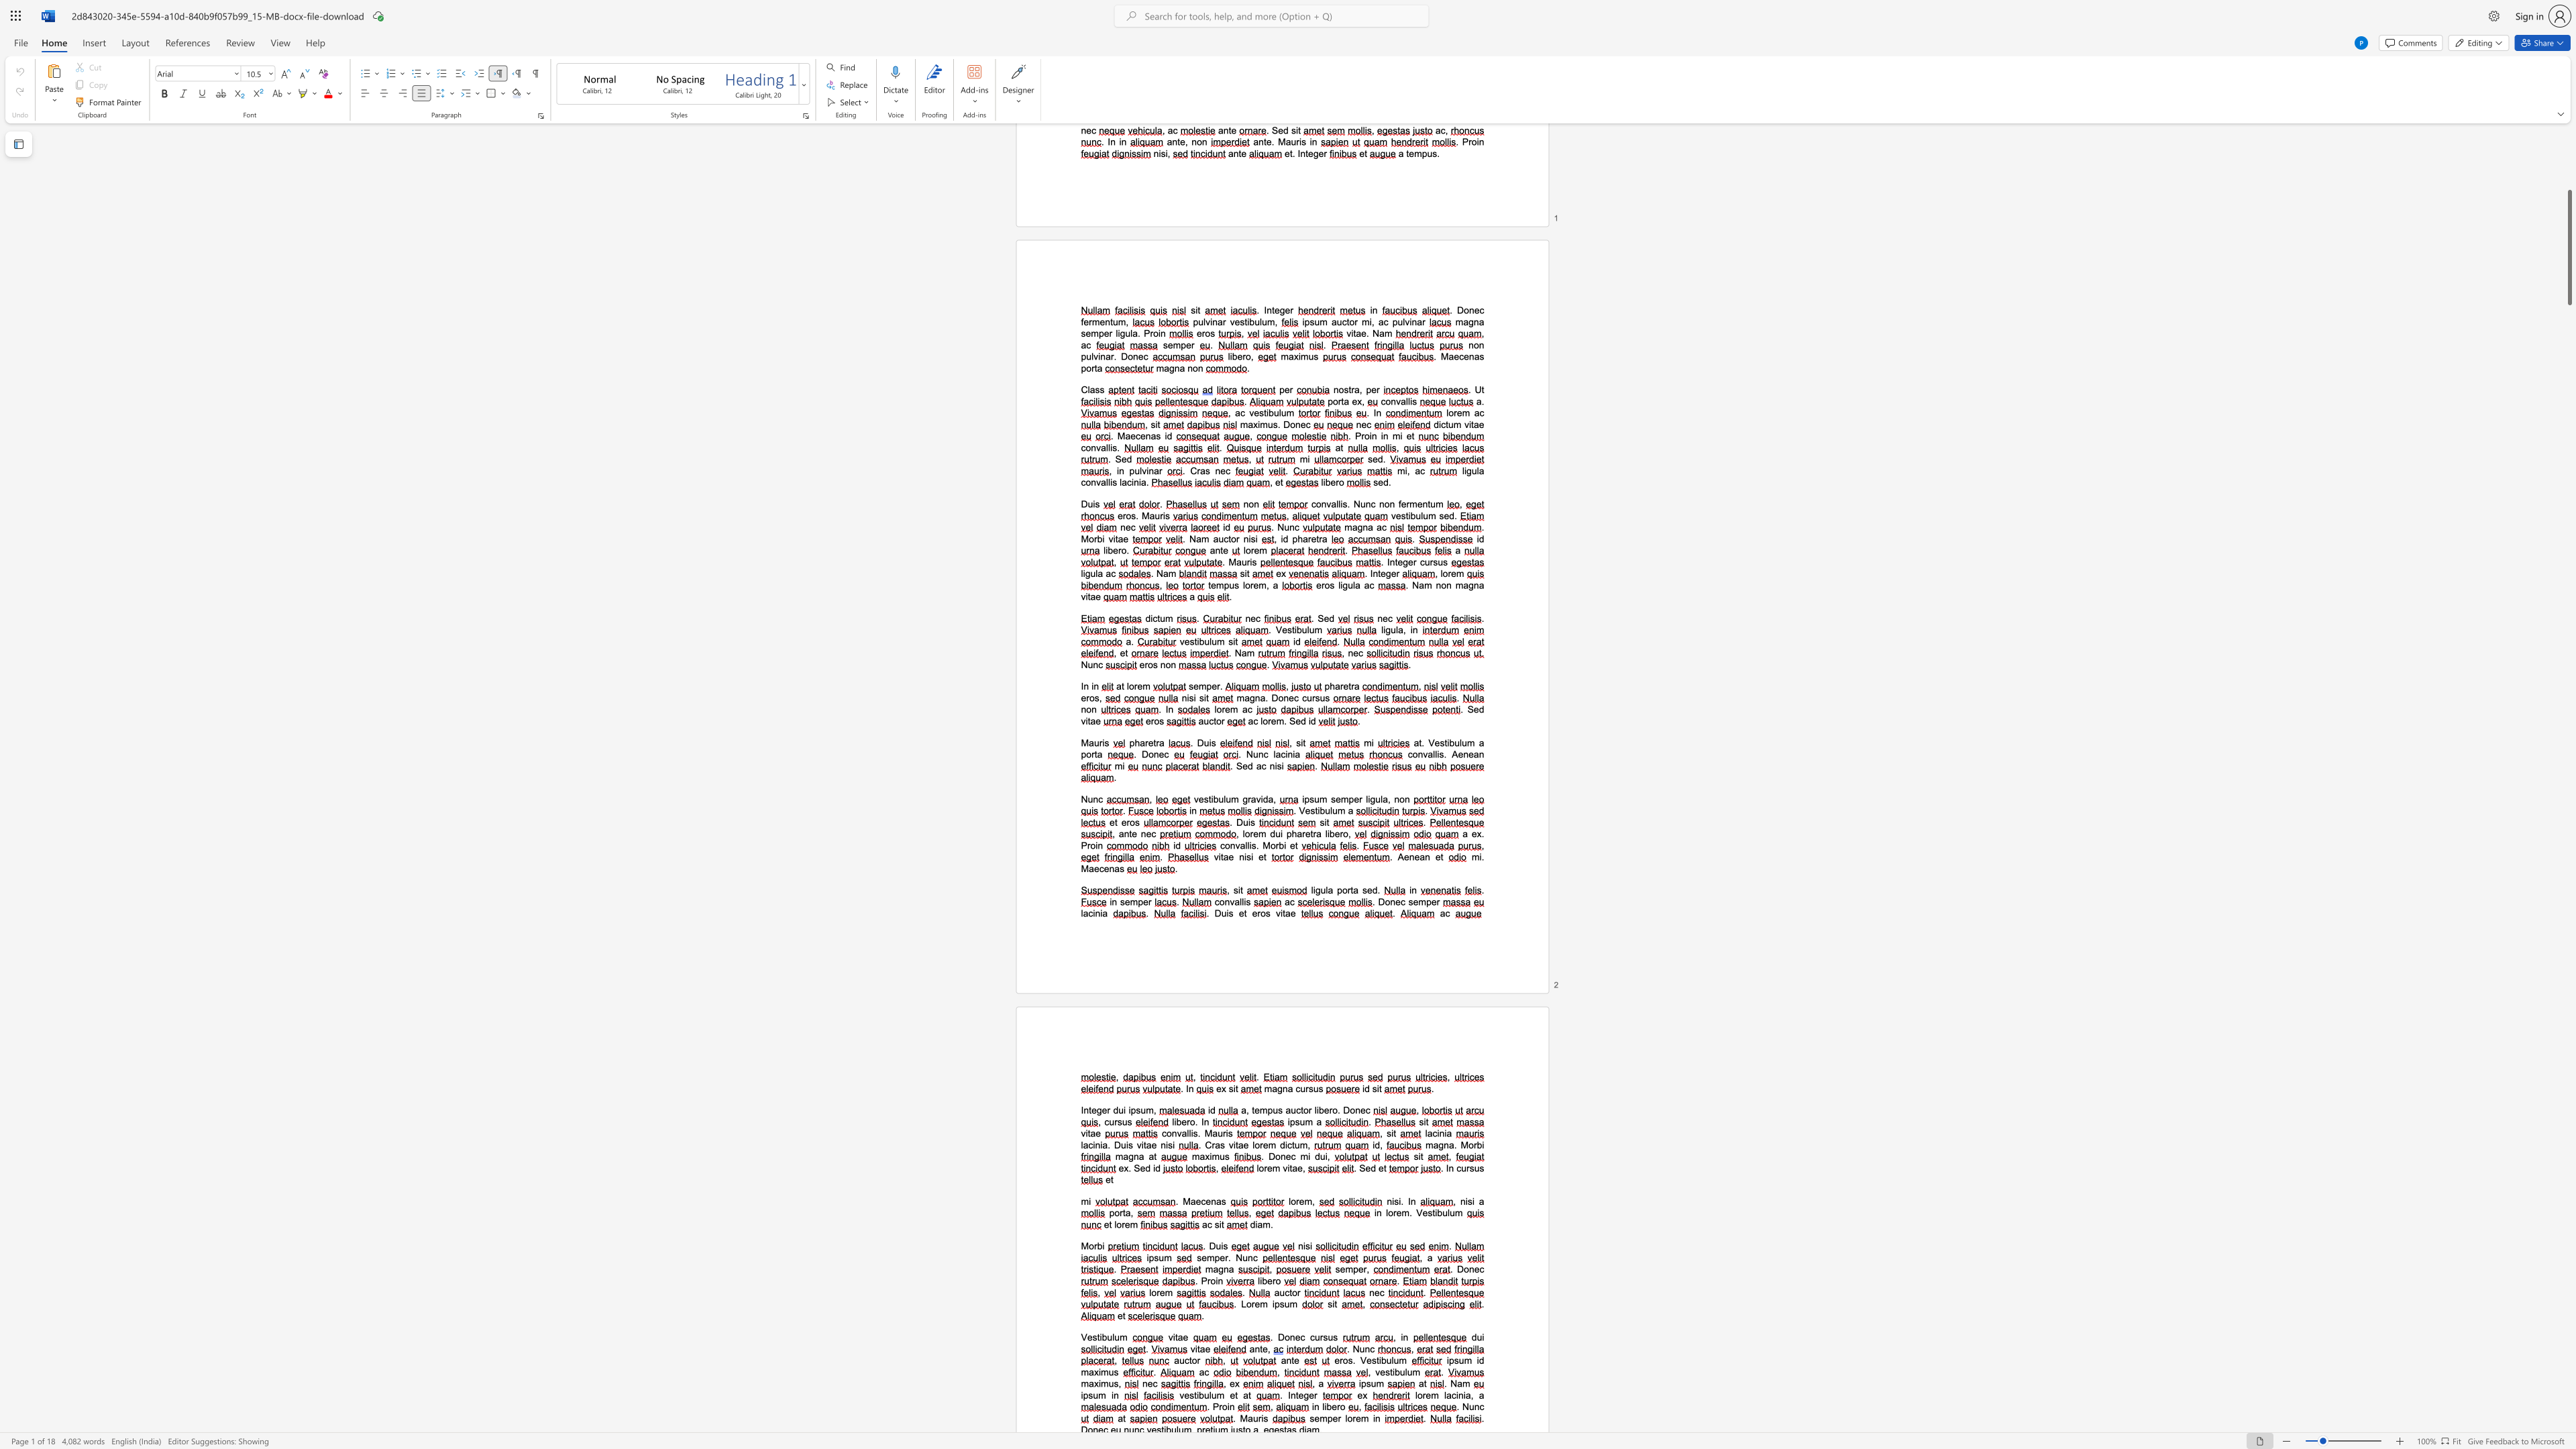 This screenshot has height=1449, width=2576. I want to click on the space between the continuous character "N" and "u" in the text, so click(1241, 1257).